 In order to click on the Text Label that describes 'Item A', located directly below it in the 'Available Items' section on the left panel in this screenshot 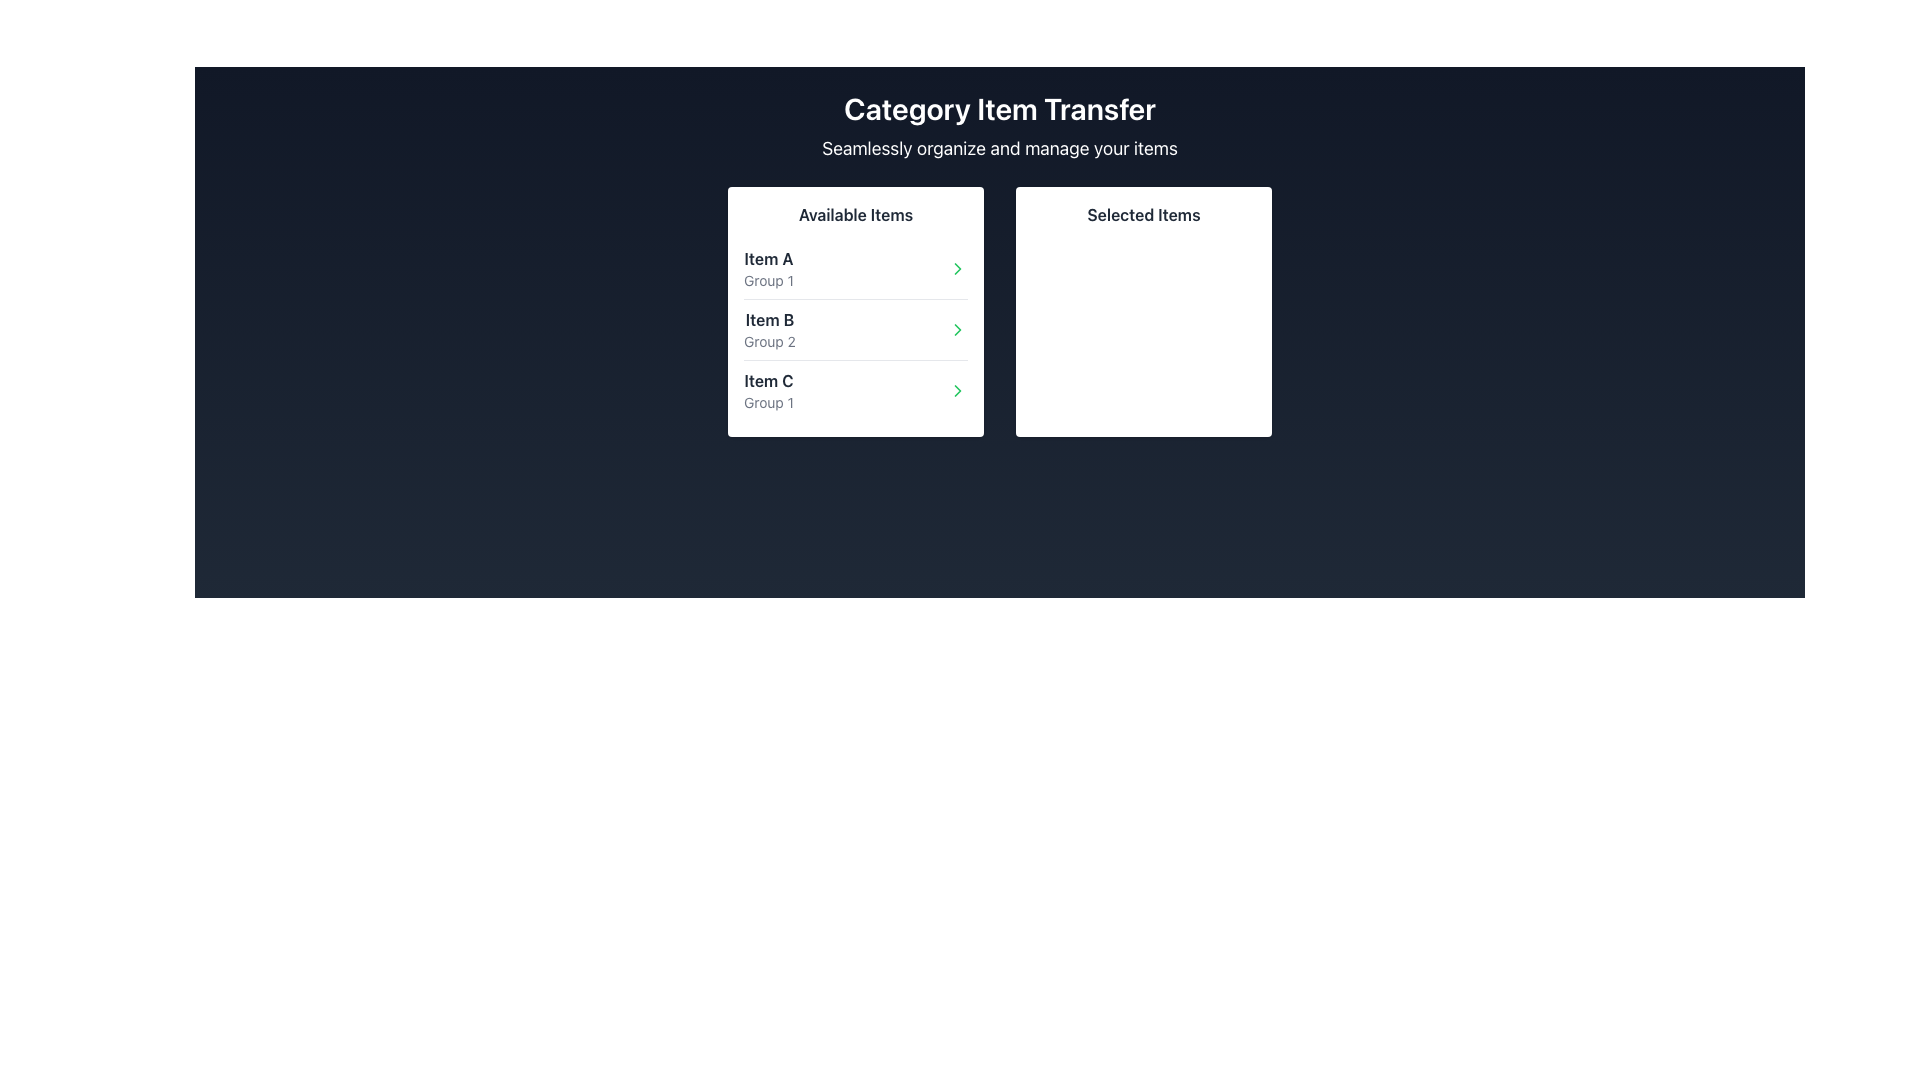, I will do `click(767, 281)`.